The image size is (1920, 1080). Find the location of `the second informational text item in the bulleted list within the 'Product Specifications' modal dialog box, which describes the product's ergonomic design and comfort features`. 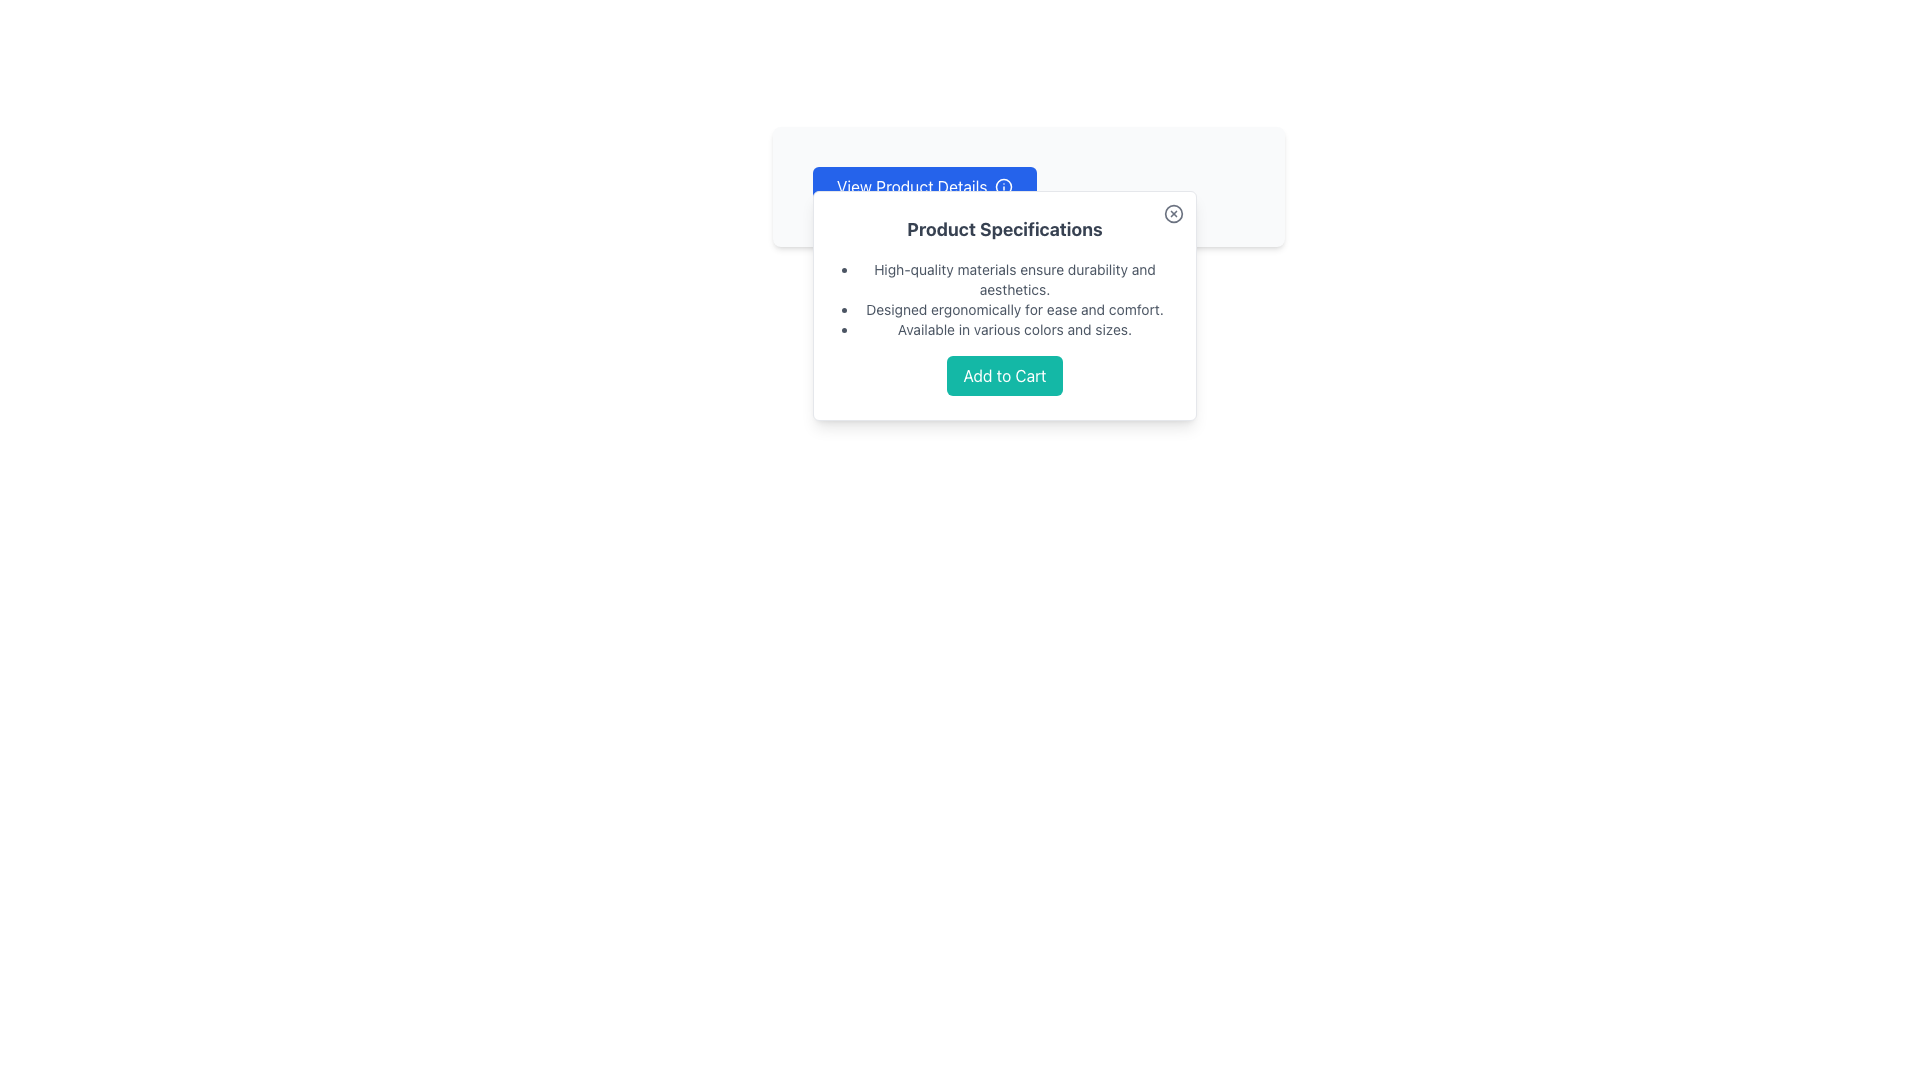

the second informational text item in the bulleted list within the 'Product Specifications' modal dialog box, which describes the product's ergonomic design and comfort features is located at coordinates (1014, 309).